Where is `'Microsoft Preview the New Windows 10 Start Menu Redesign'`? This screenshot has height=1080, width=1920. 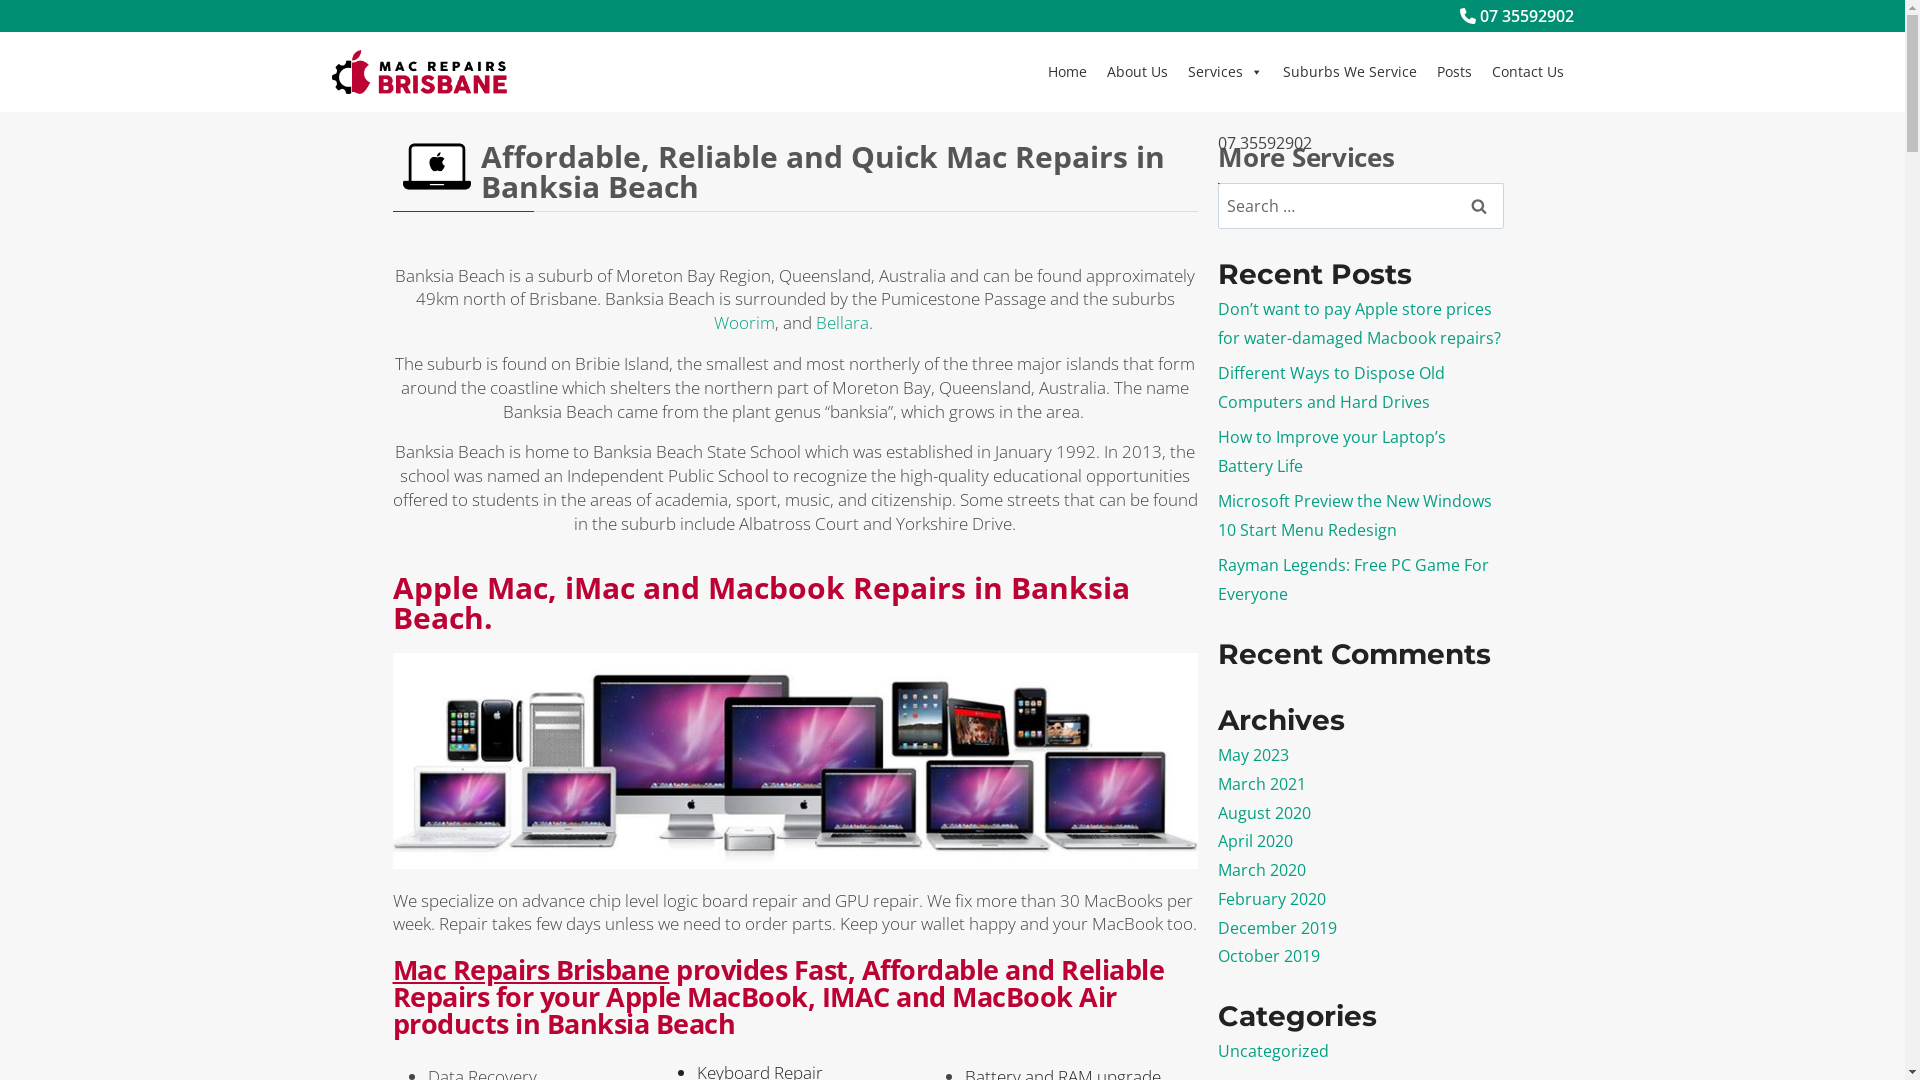 'Microsoft Preview the New Windows 10 Start Menu Redesign' is located at coordinates (1354, 514).